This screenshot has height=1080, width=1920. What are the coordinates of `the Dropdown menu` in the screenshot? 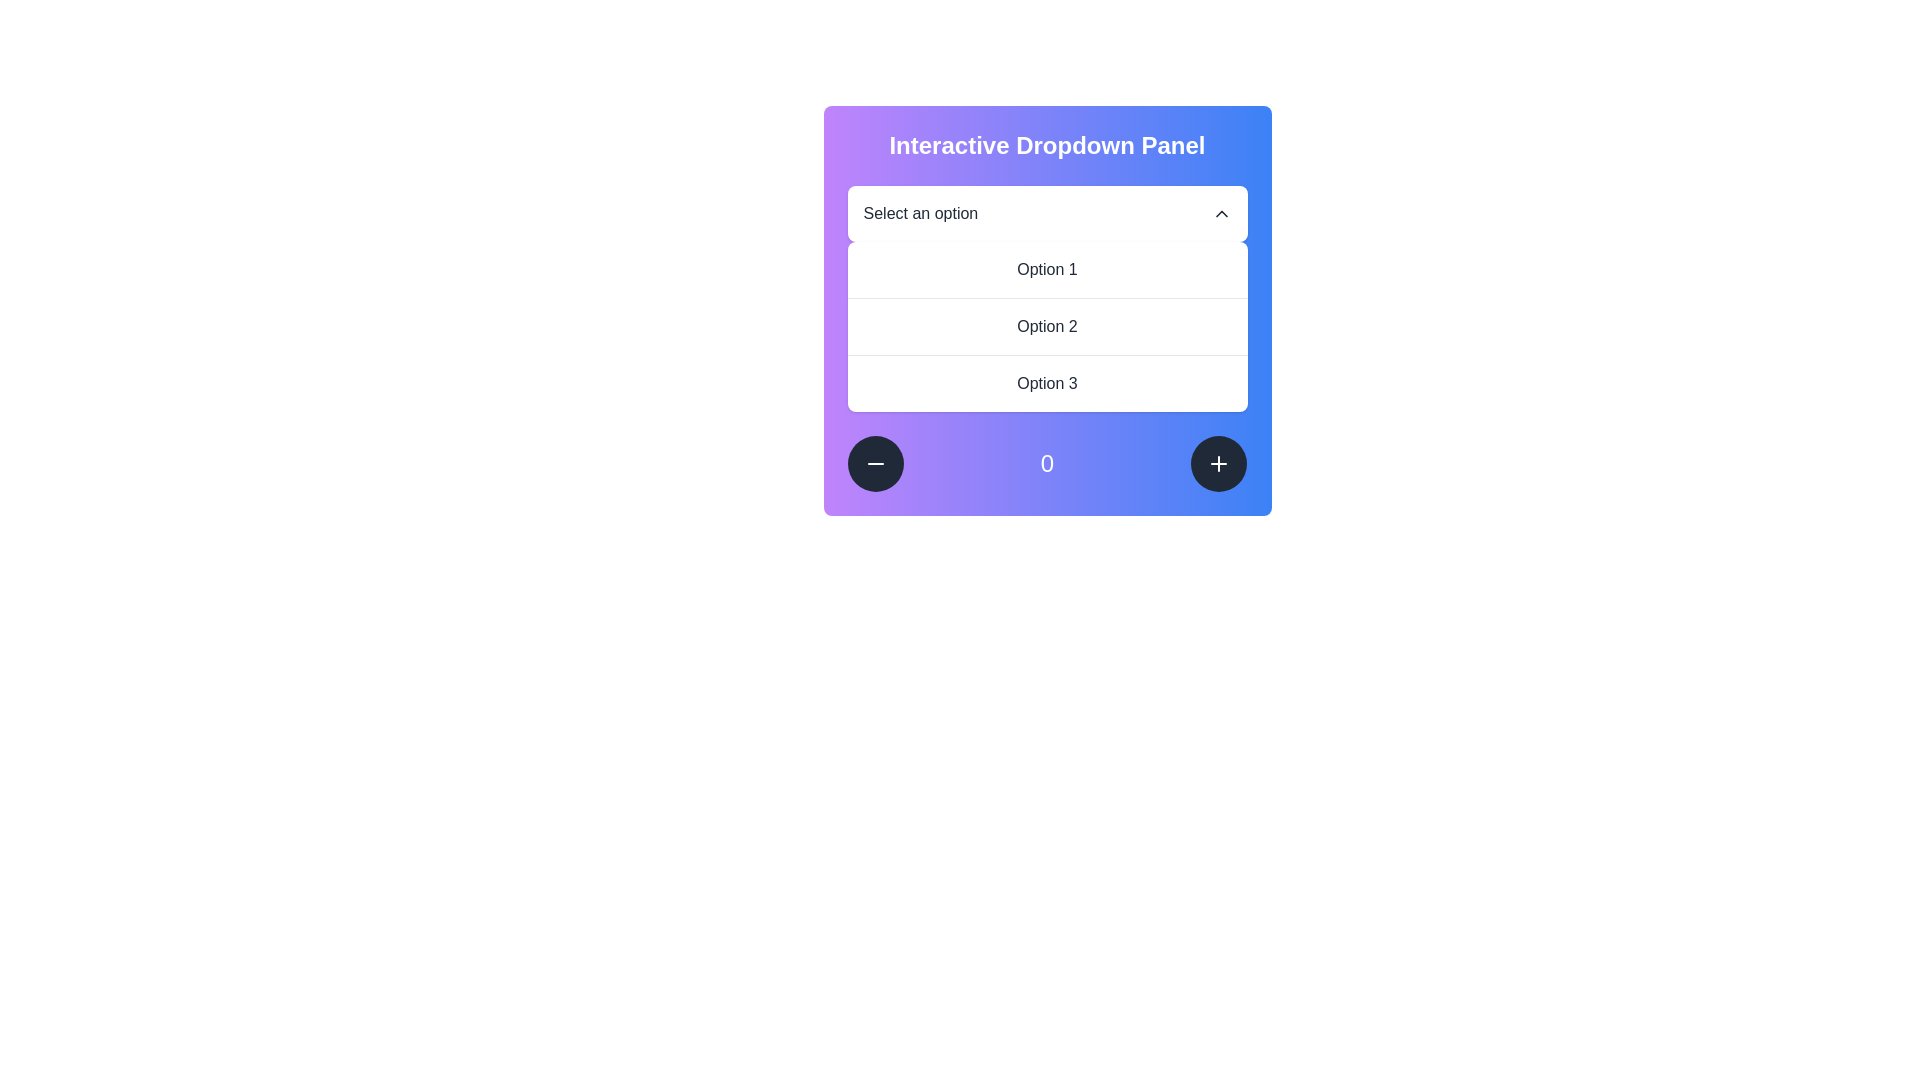 It's located at (1046, 299).